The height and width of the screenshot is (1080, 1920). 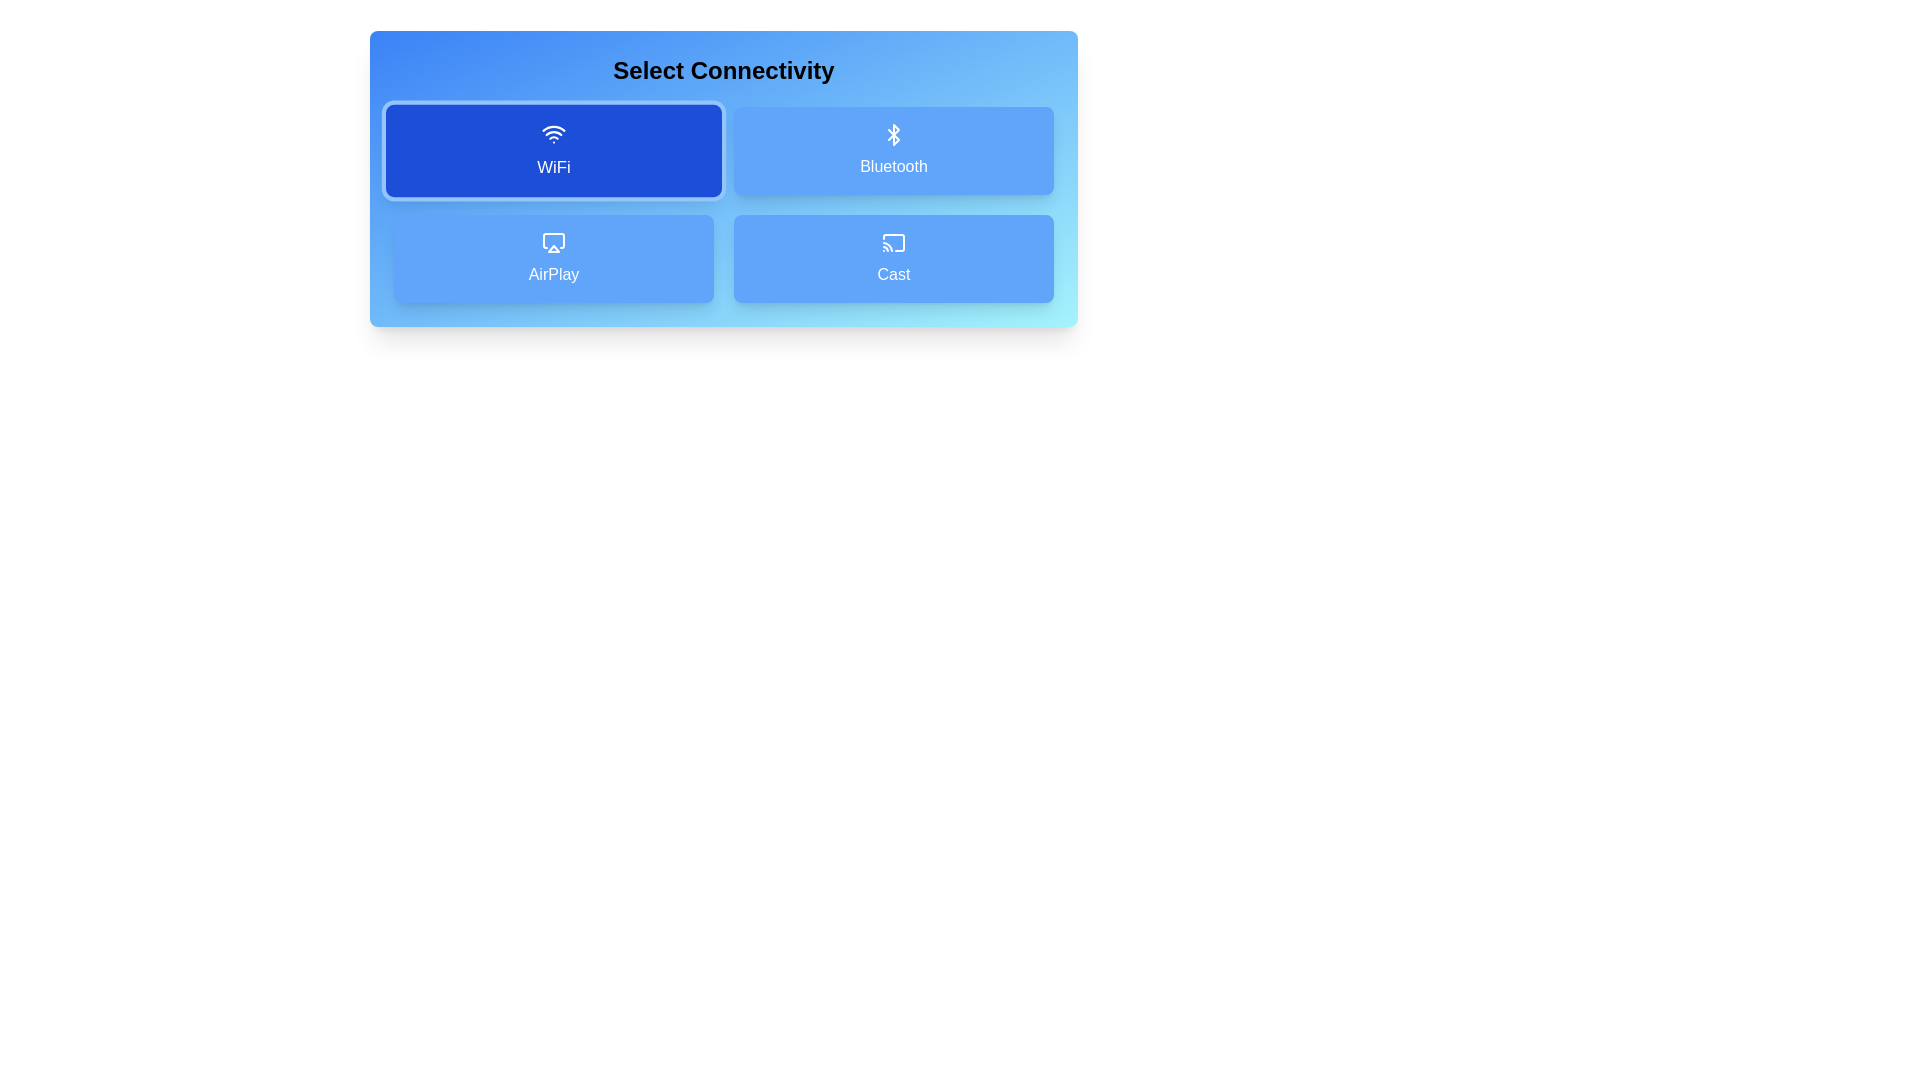 What do you see at coordinates (553, 149) in the screenshot?
I see `the WiFi button to select the desired connectivity option` at bounding box center [553, 149].